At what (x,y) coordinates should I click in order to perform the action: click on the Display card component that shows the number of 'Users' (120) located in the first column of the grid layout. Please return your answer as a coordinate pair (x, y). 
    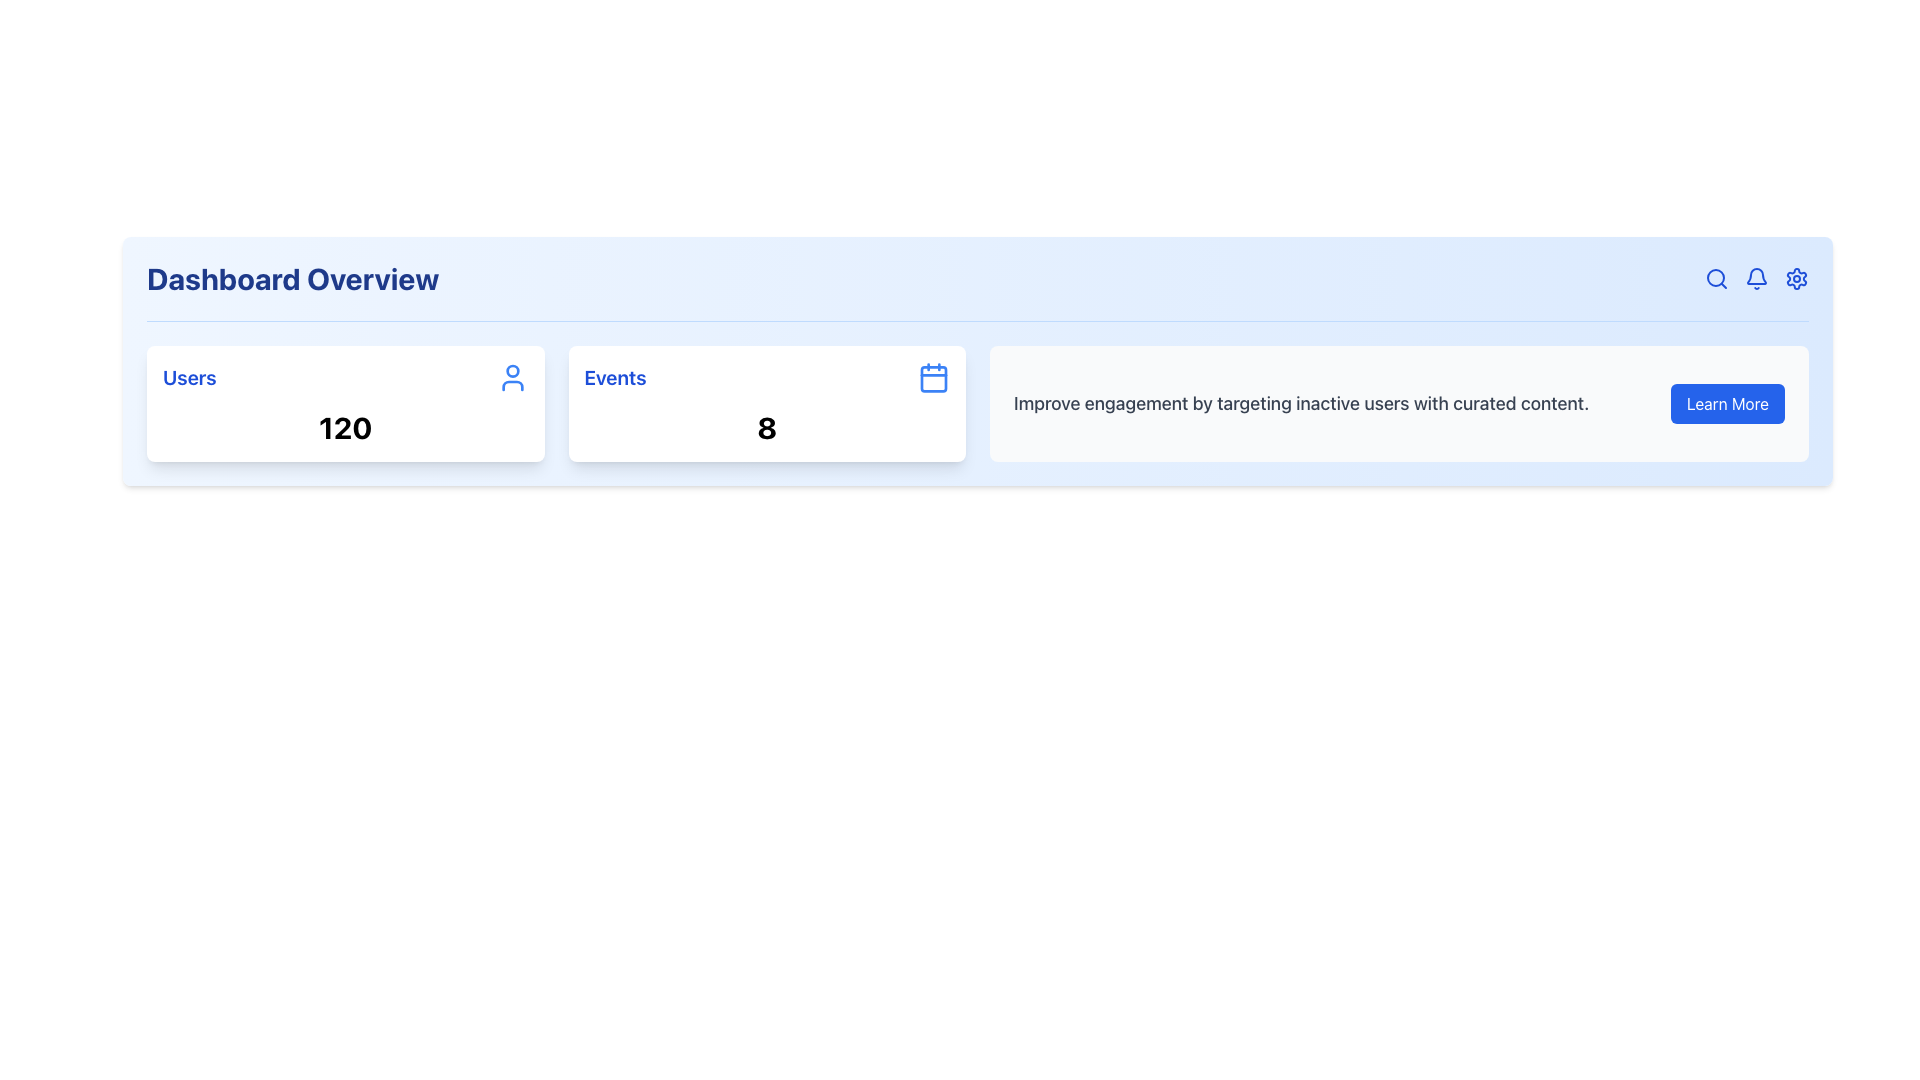
    Looking at the image, I should click on (345, 404).